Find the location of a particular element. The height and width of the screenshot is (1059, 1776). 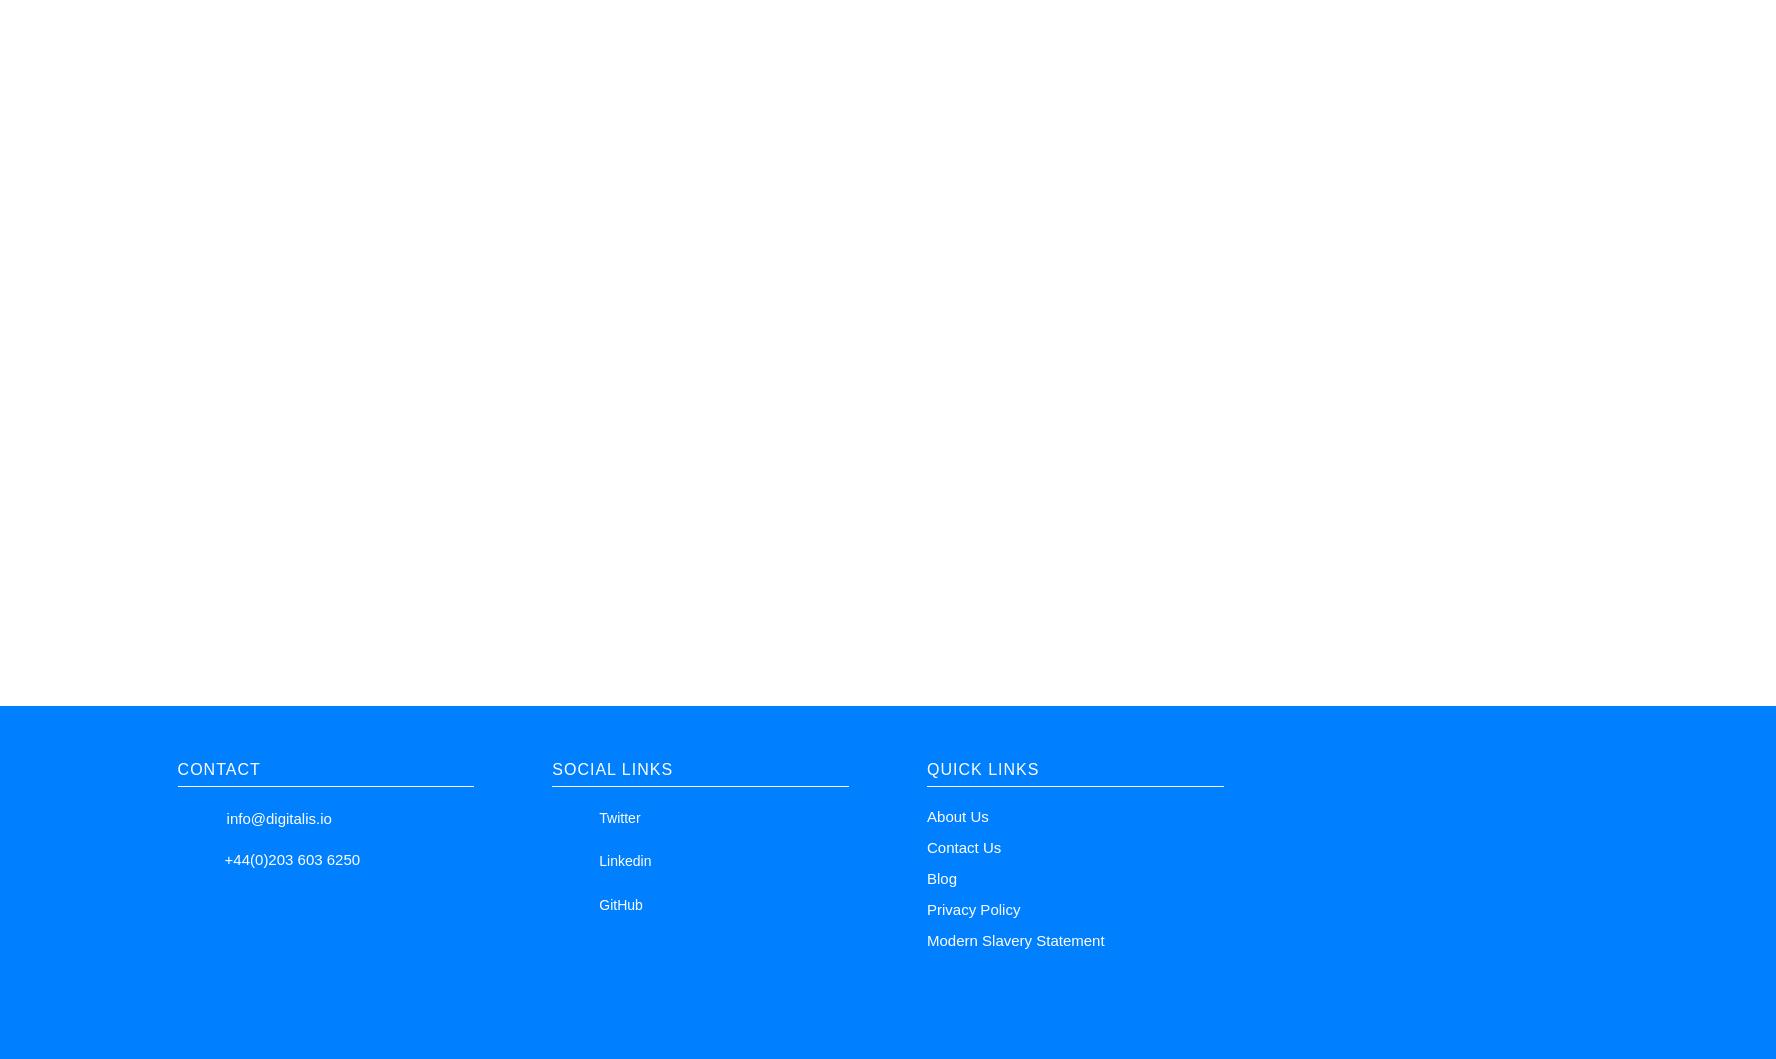

'Modern Slavery Statement' is located at coordinates (1015, 939).